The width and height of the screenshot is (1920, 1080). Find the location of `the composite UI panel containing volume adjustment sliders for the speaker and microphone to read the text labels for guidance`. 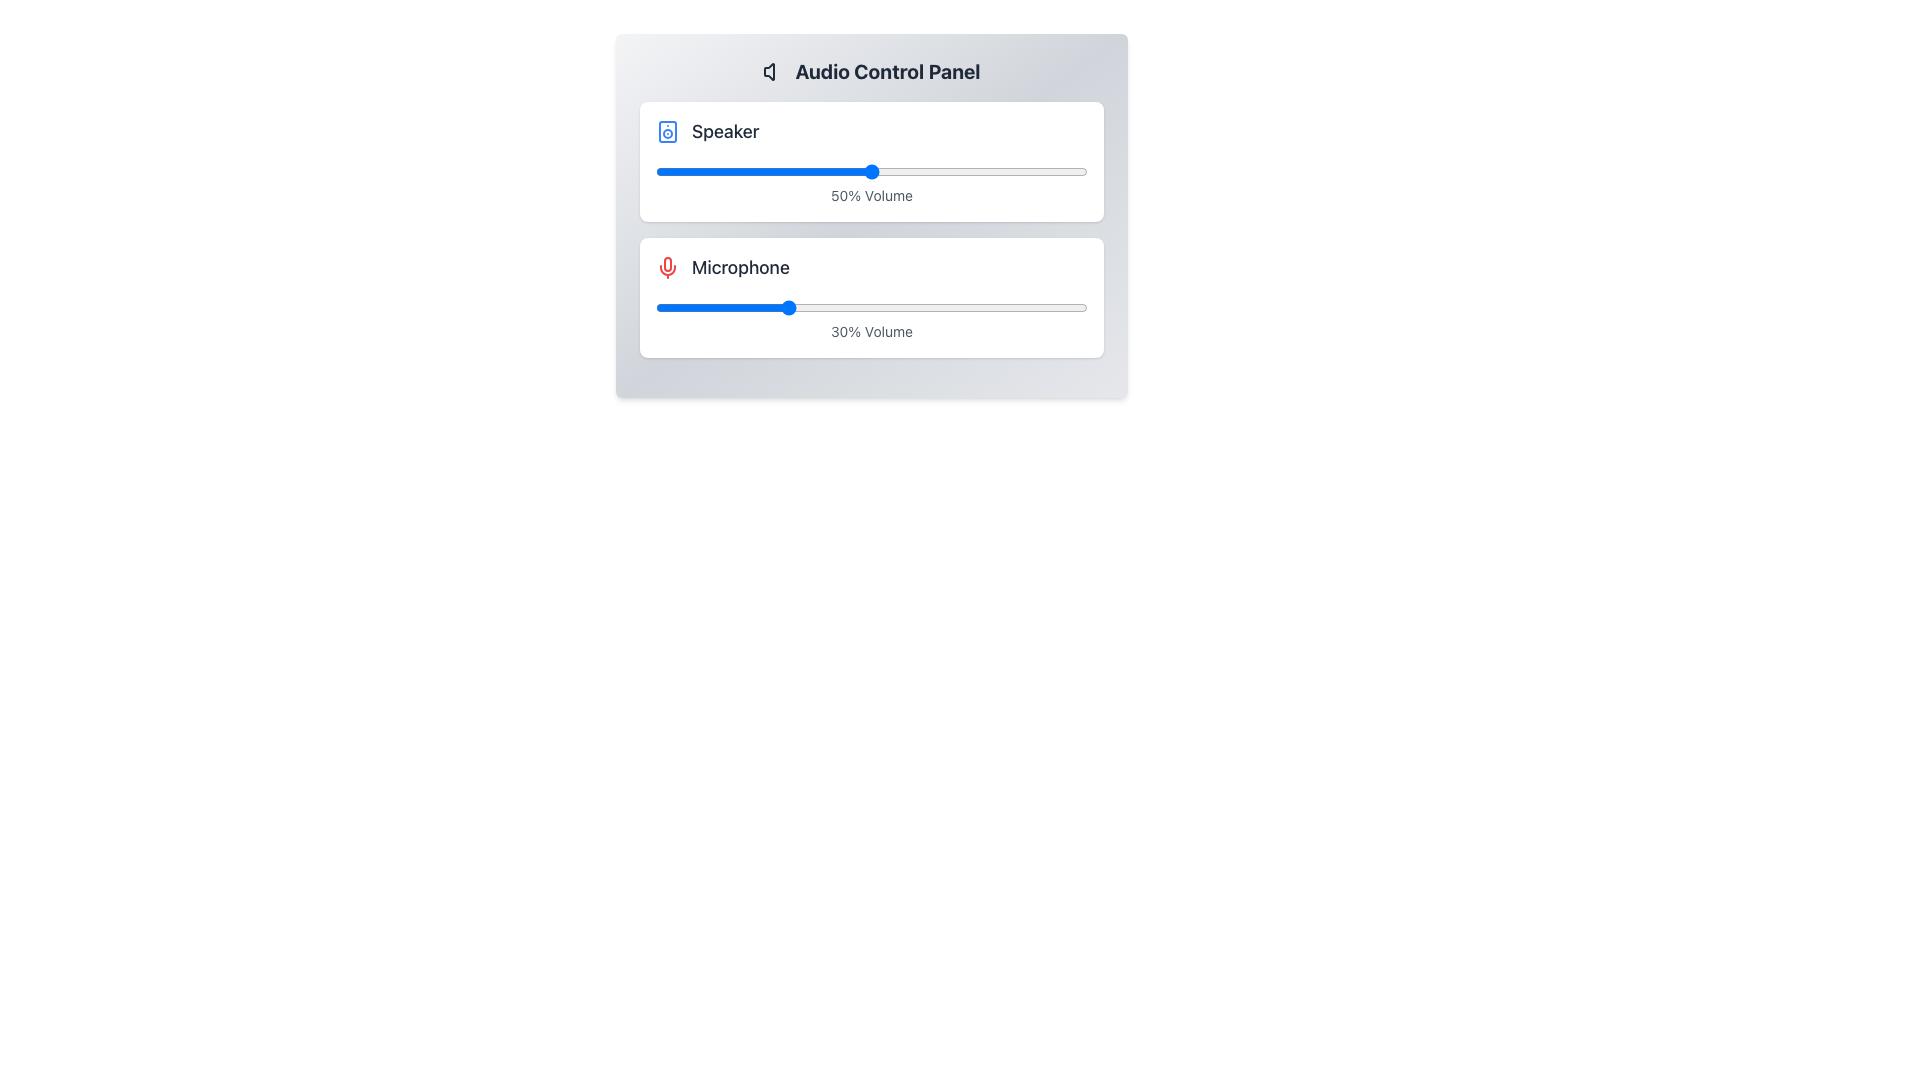

the composite UI panel containing volume adjustment sliders for the speaker and microphone to read the text labels for guidance is located at coordinates (872, 216).